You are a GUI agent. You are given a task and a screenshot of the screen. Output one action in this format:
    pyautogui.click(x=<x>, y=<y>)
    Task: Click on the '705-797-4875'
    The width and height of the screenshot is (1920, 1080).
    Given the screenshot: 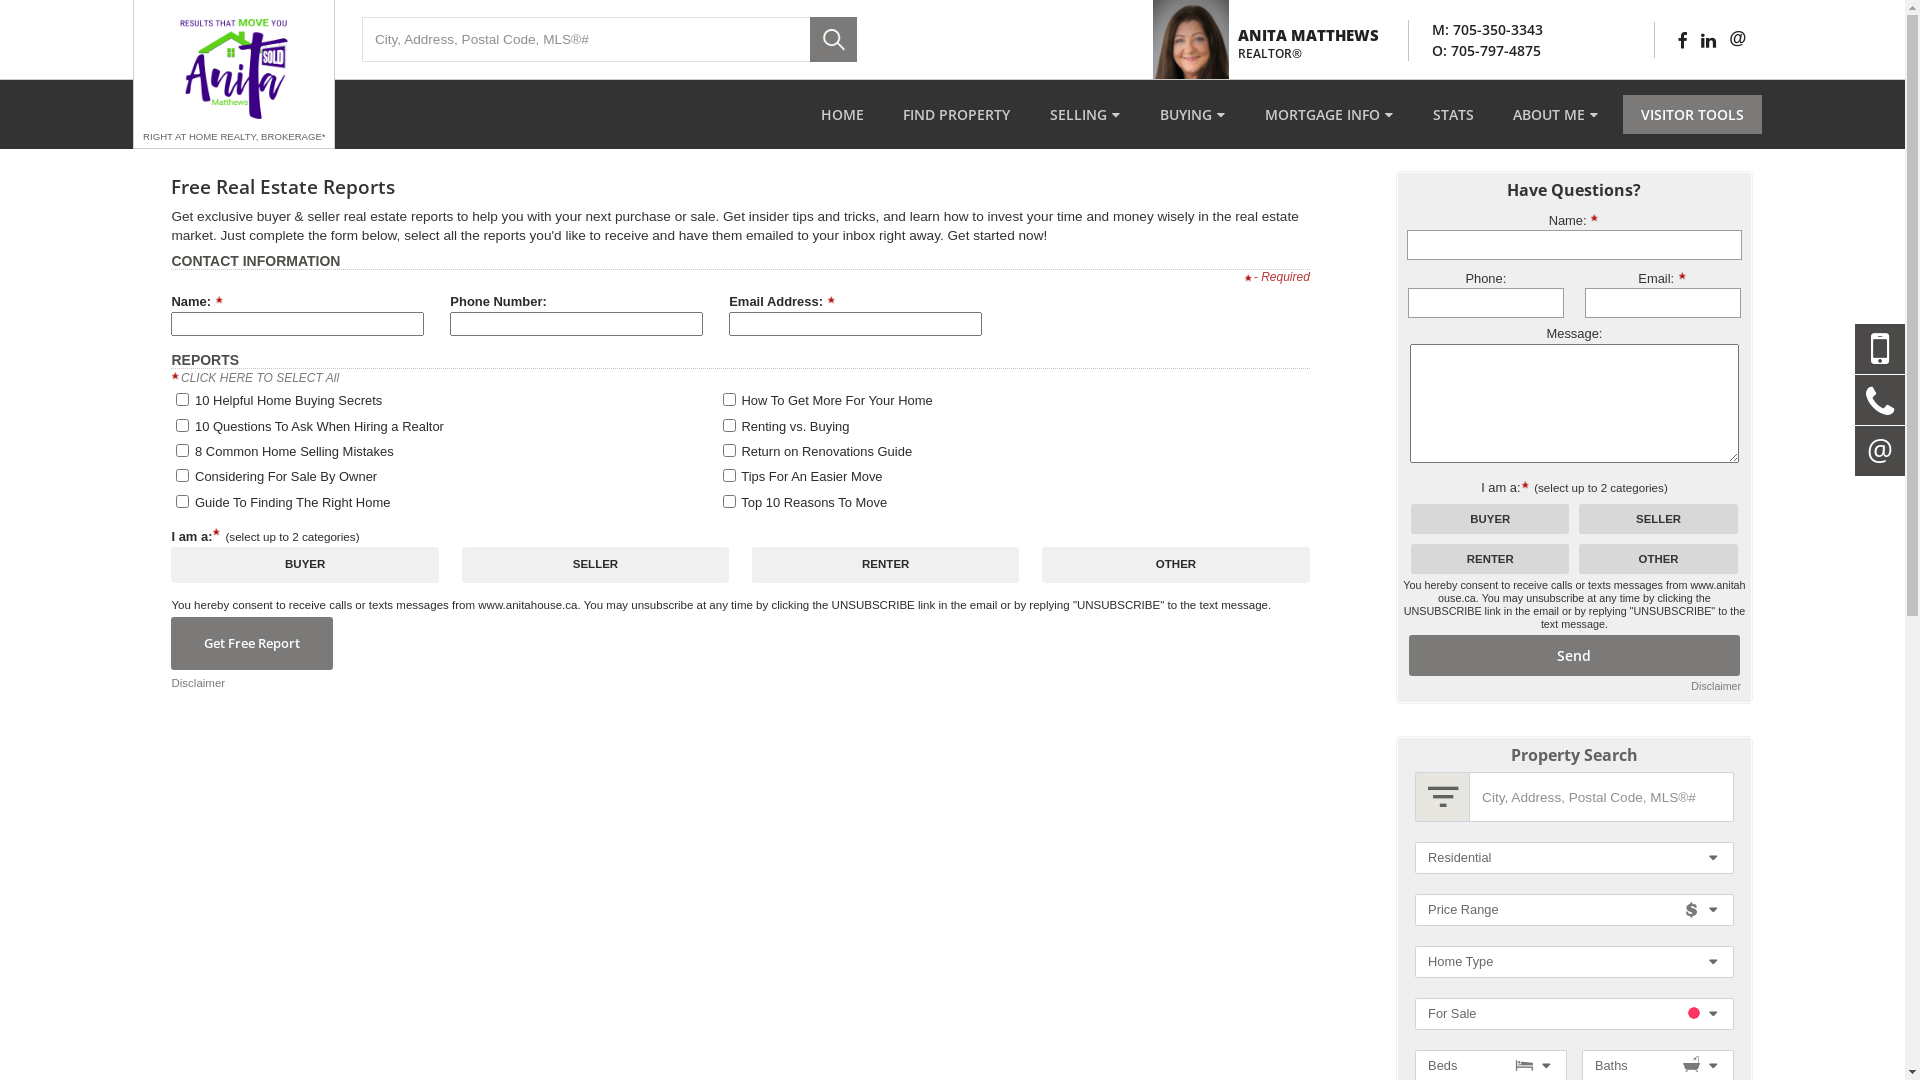 What is the action you would take?
    pyautogui.click(x=1496, y=49)
    